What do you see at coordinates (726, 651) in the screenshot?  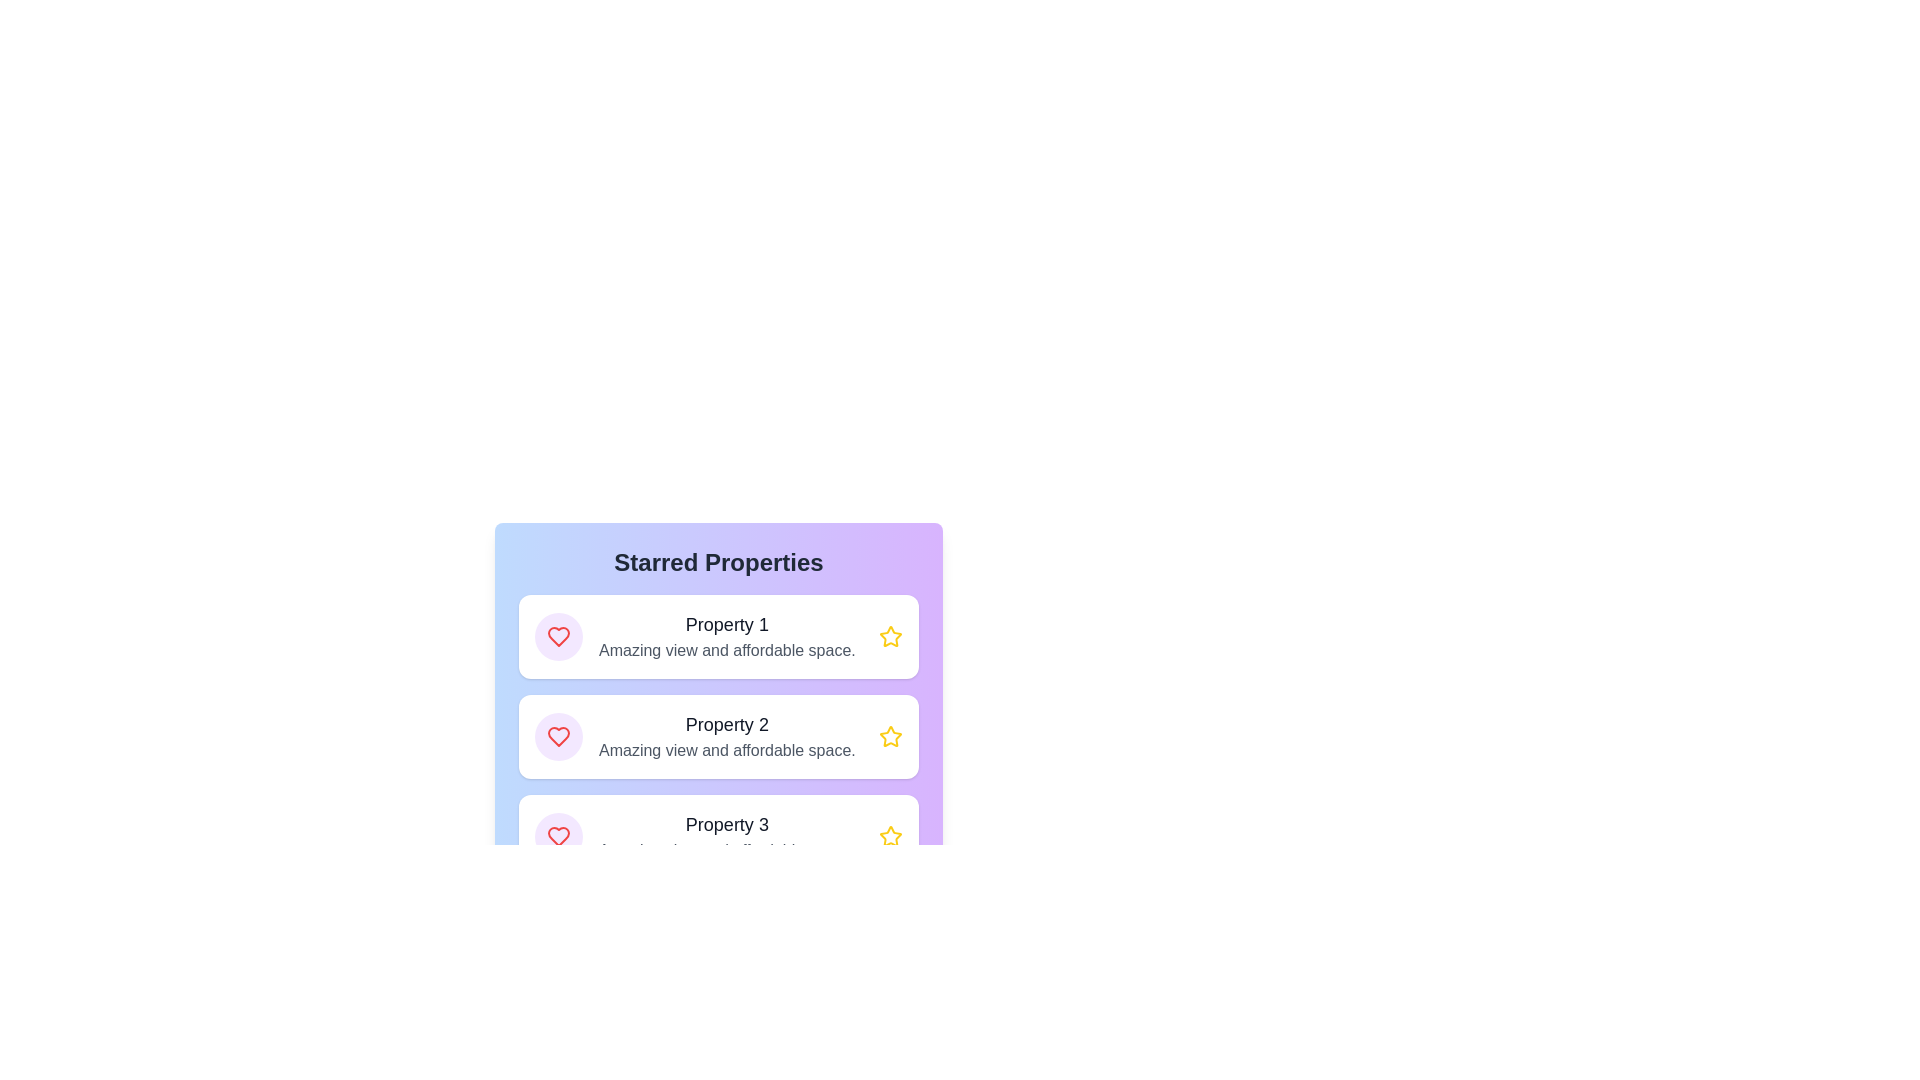 I see `text element displaying 'Amazing view and affordable space.' located under the header 'Property 1' in the first item card of the 'Starred Properties' section` at bounding box center [726, 651].